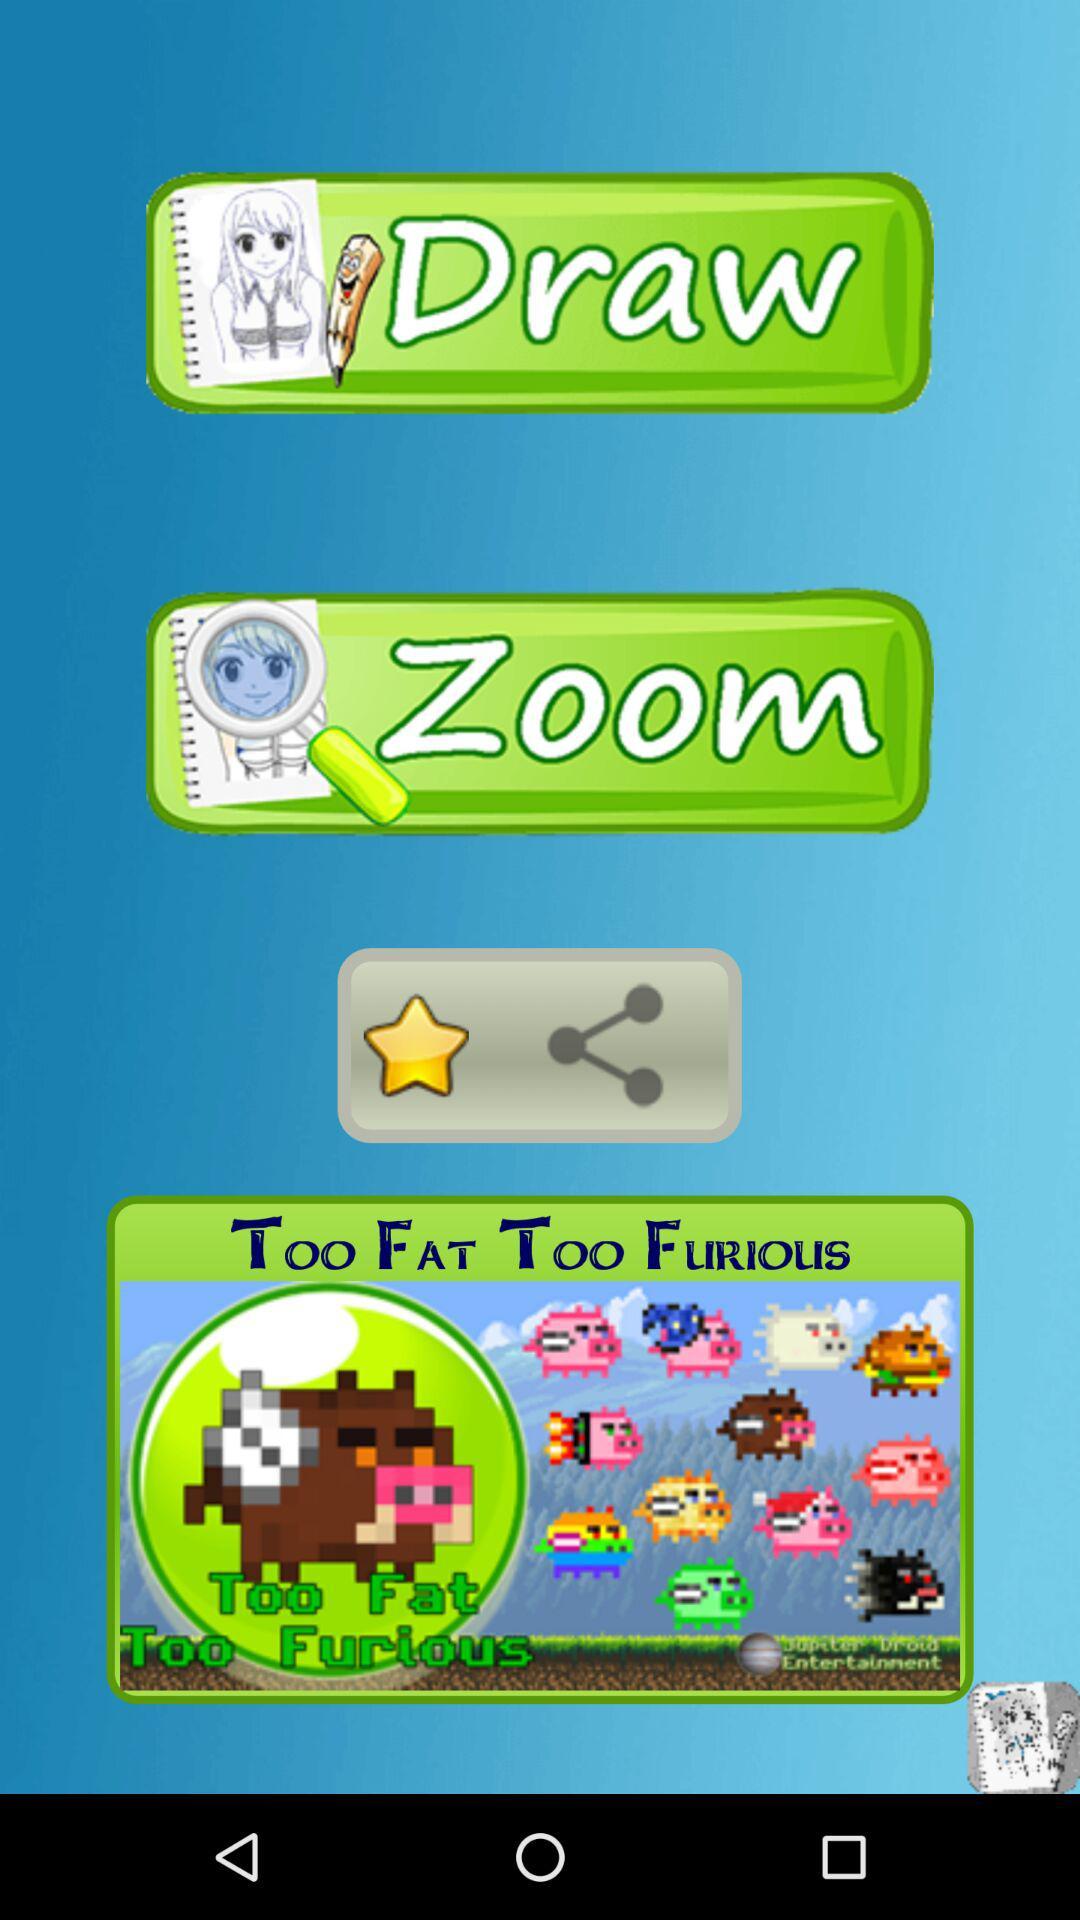 The image size is (1080, 1920). I want to click on the icon above too fat too app, so click(415, 1044).